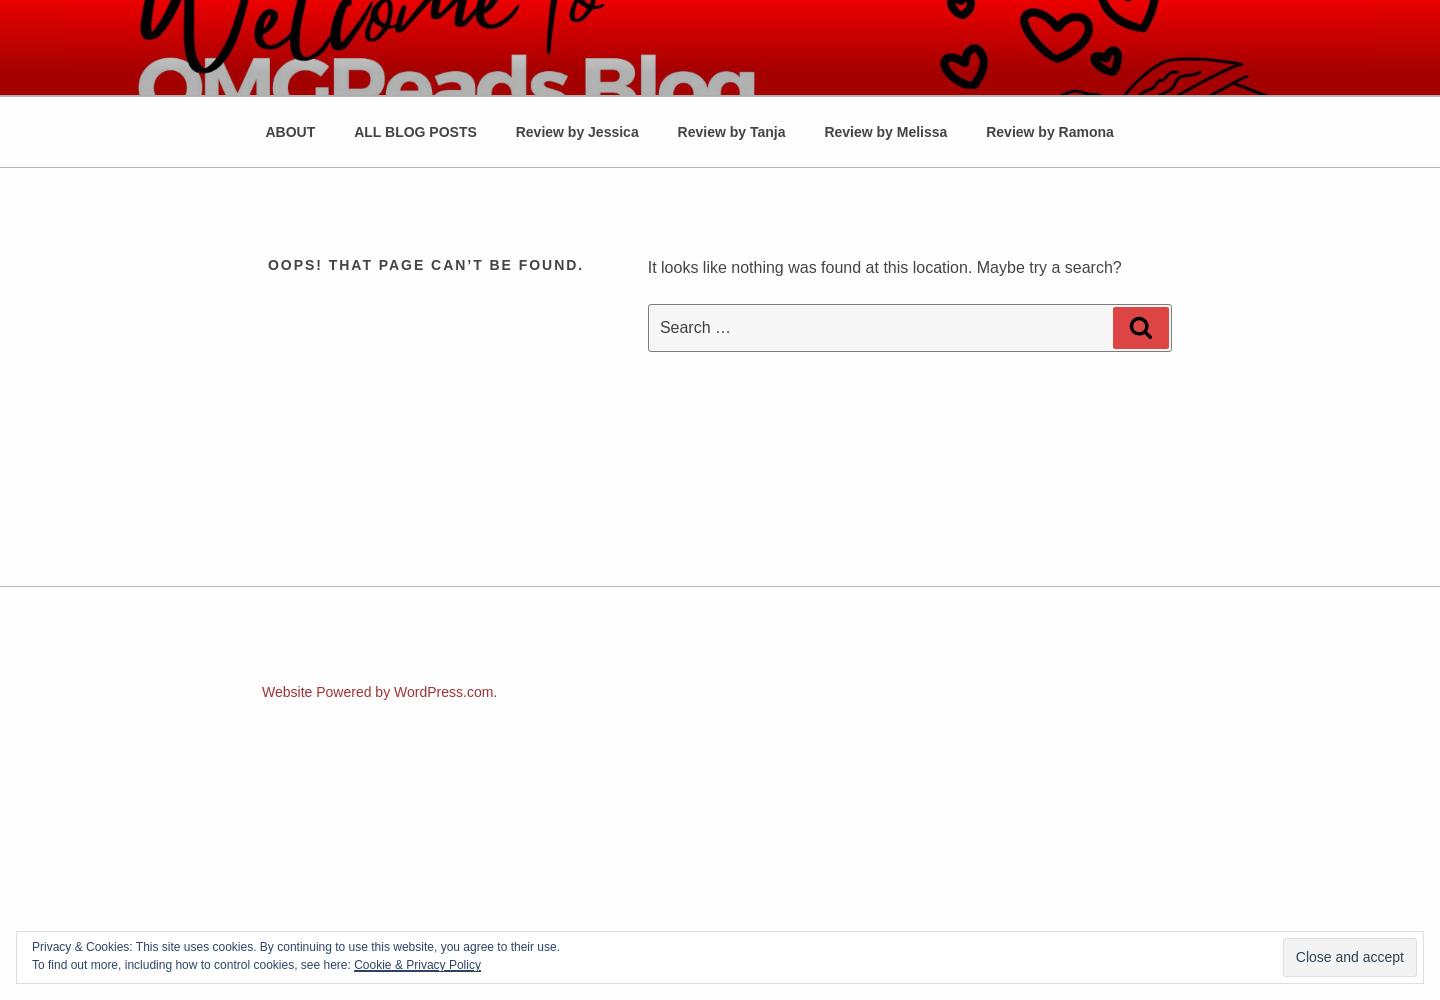 This screenshot has width=1440, height=1000. Describe the element at coordinates (884, 131) in the screenshot. I see `'Review by Melissa'` at that location.